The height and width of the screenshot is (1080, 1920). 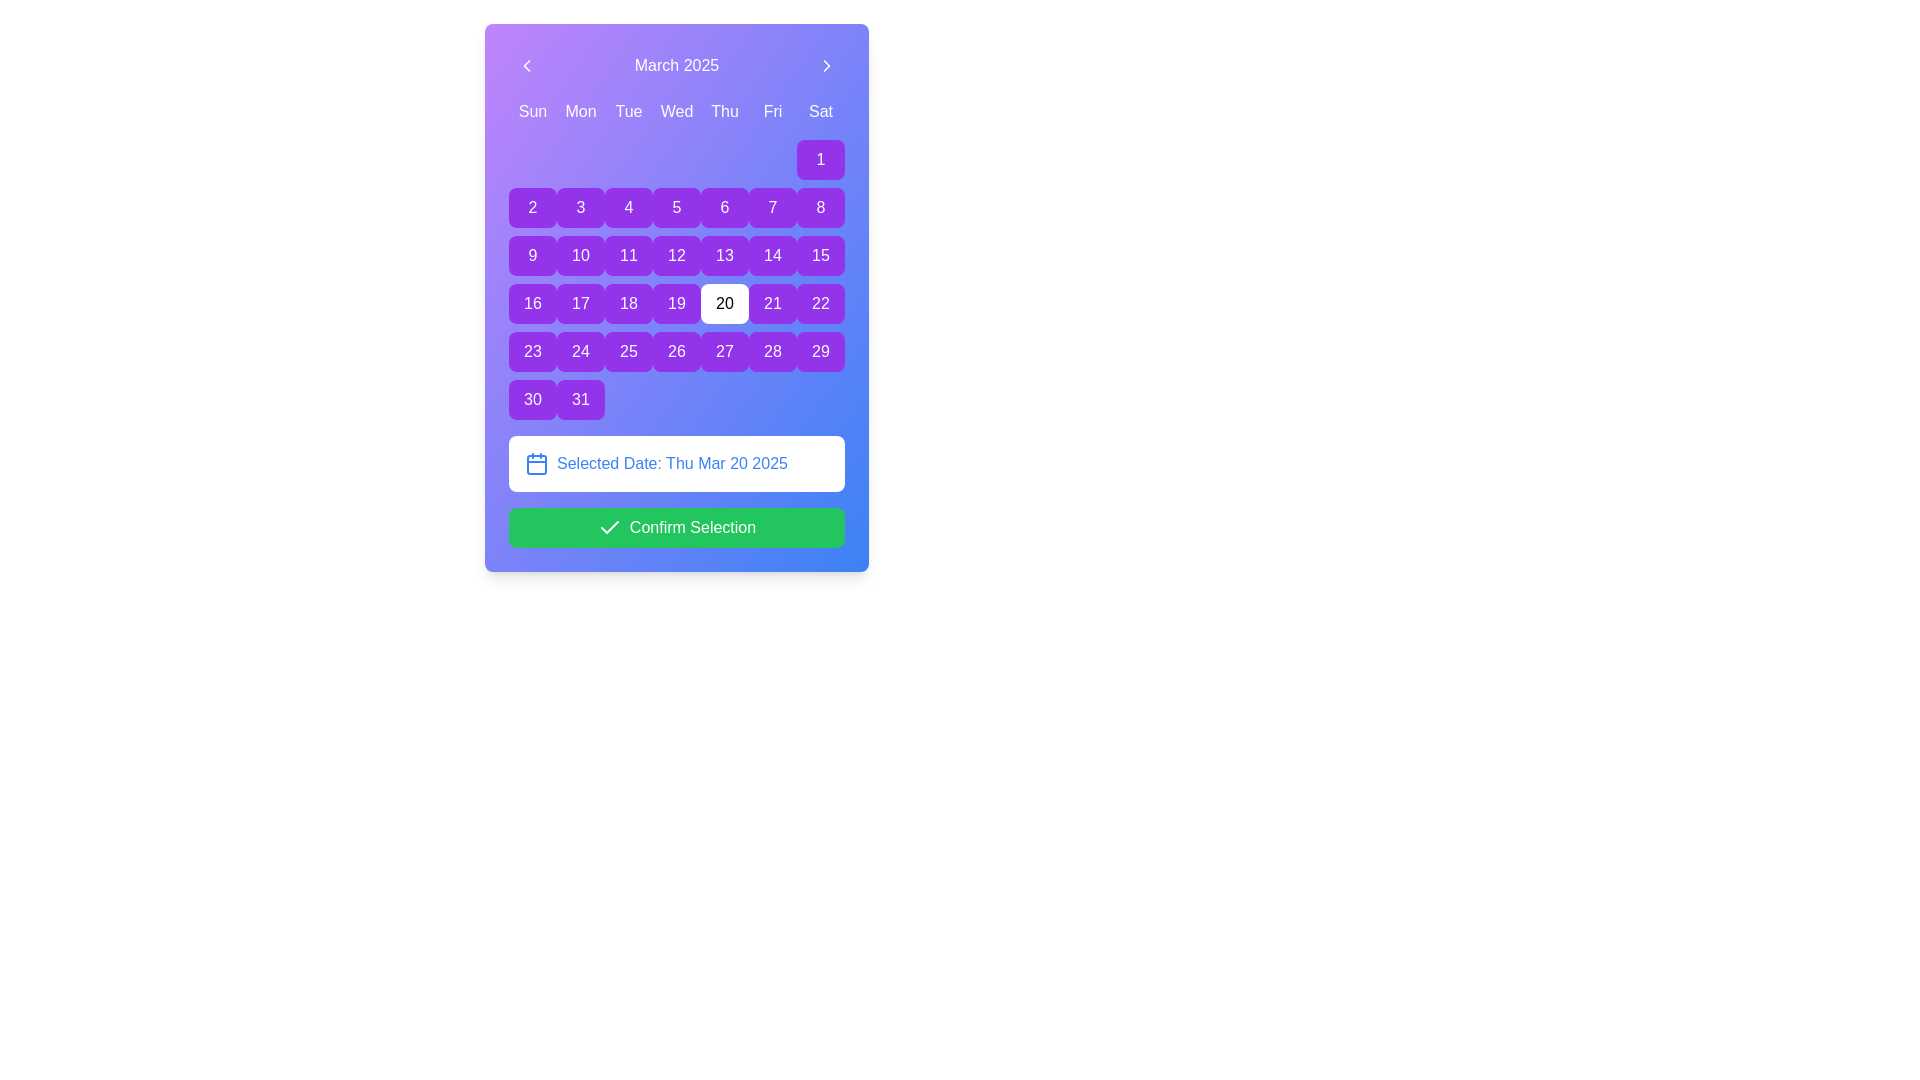 What do you see at coordinates (532, 111) in the screenshot?
I see `the 'Sun' text label, which is the first element in a horizontal layout of the days of the week, styled with a rounded design and contrasting background and text colors` at bounding box center [532, 111].